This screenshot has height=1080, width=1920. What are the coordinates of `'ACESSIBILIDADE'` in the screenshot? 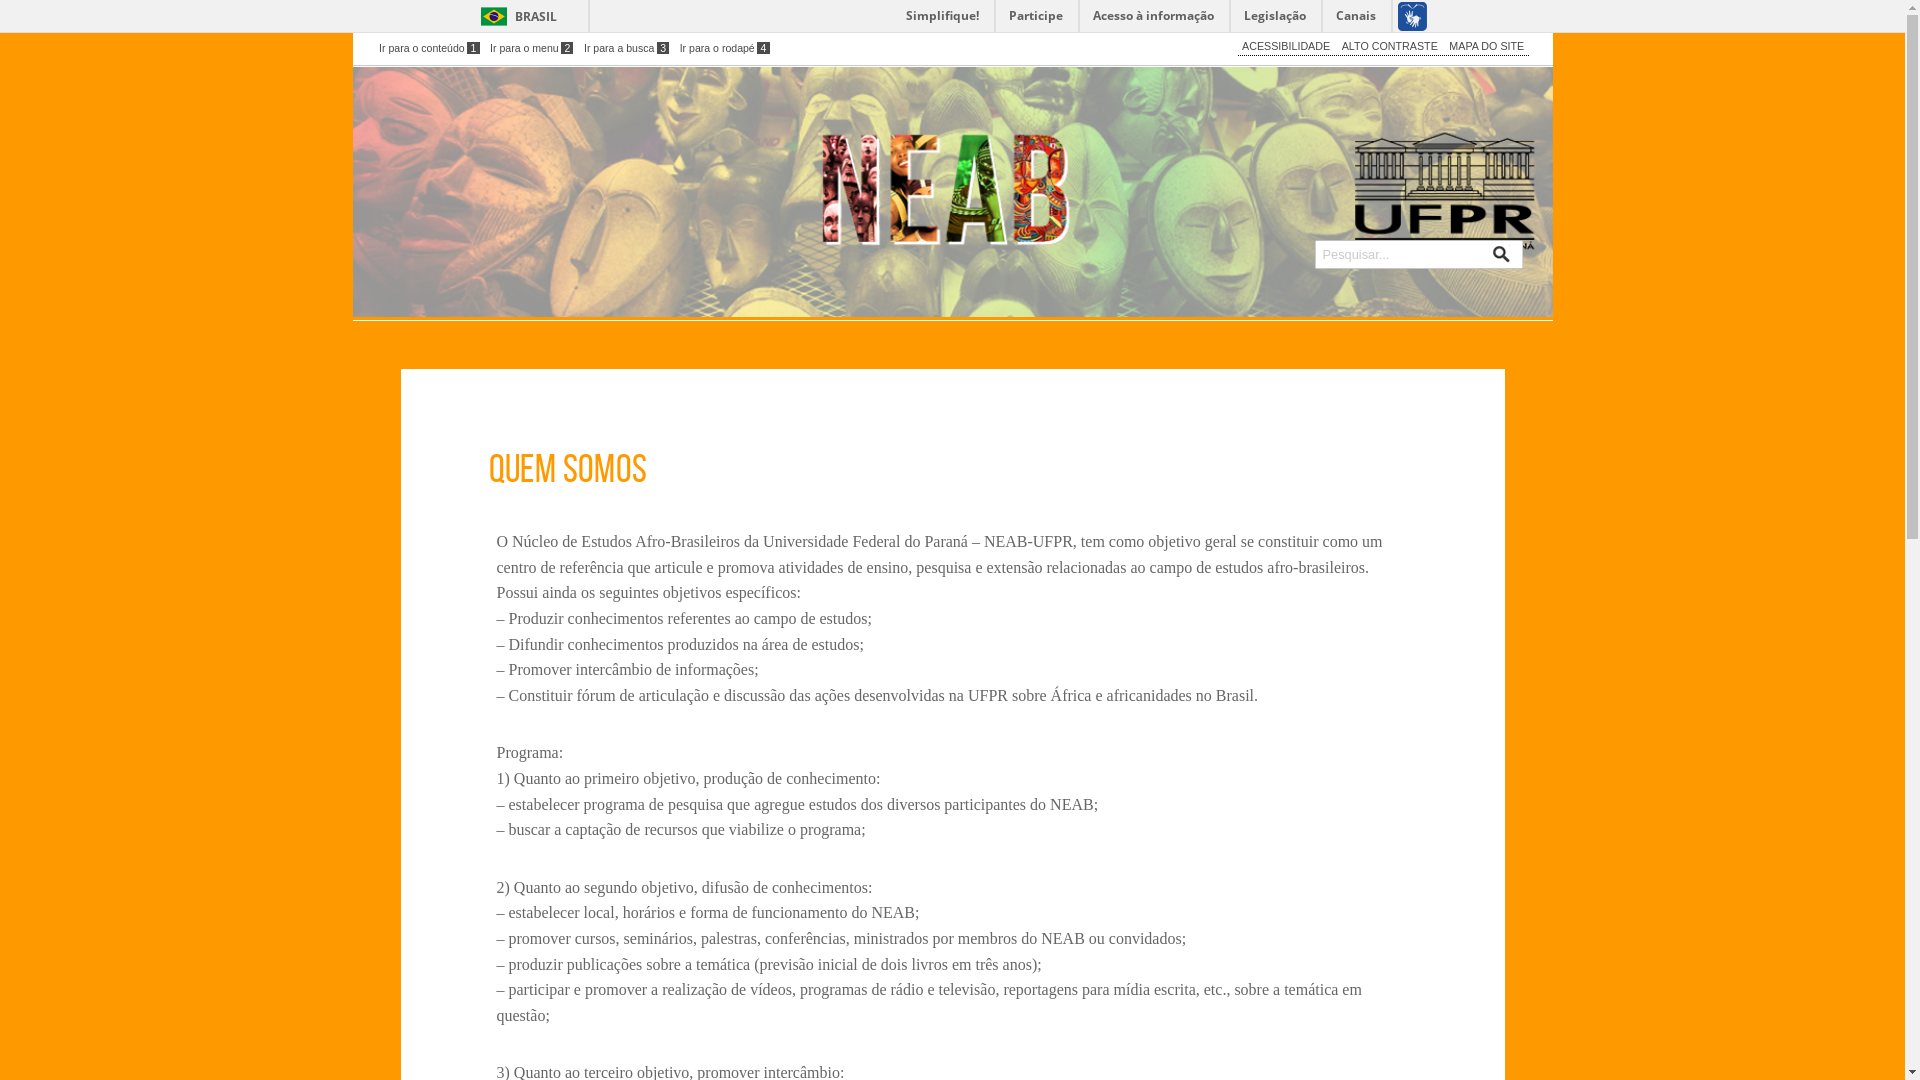 It's located at (1286, 45).